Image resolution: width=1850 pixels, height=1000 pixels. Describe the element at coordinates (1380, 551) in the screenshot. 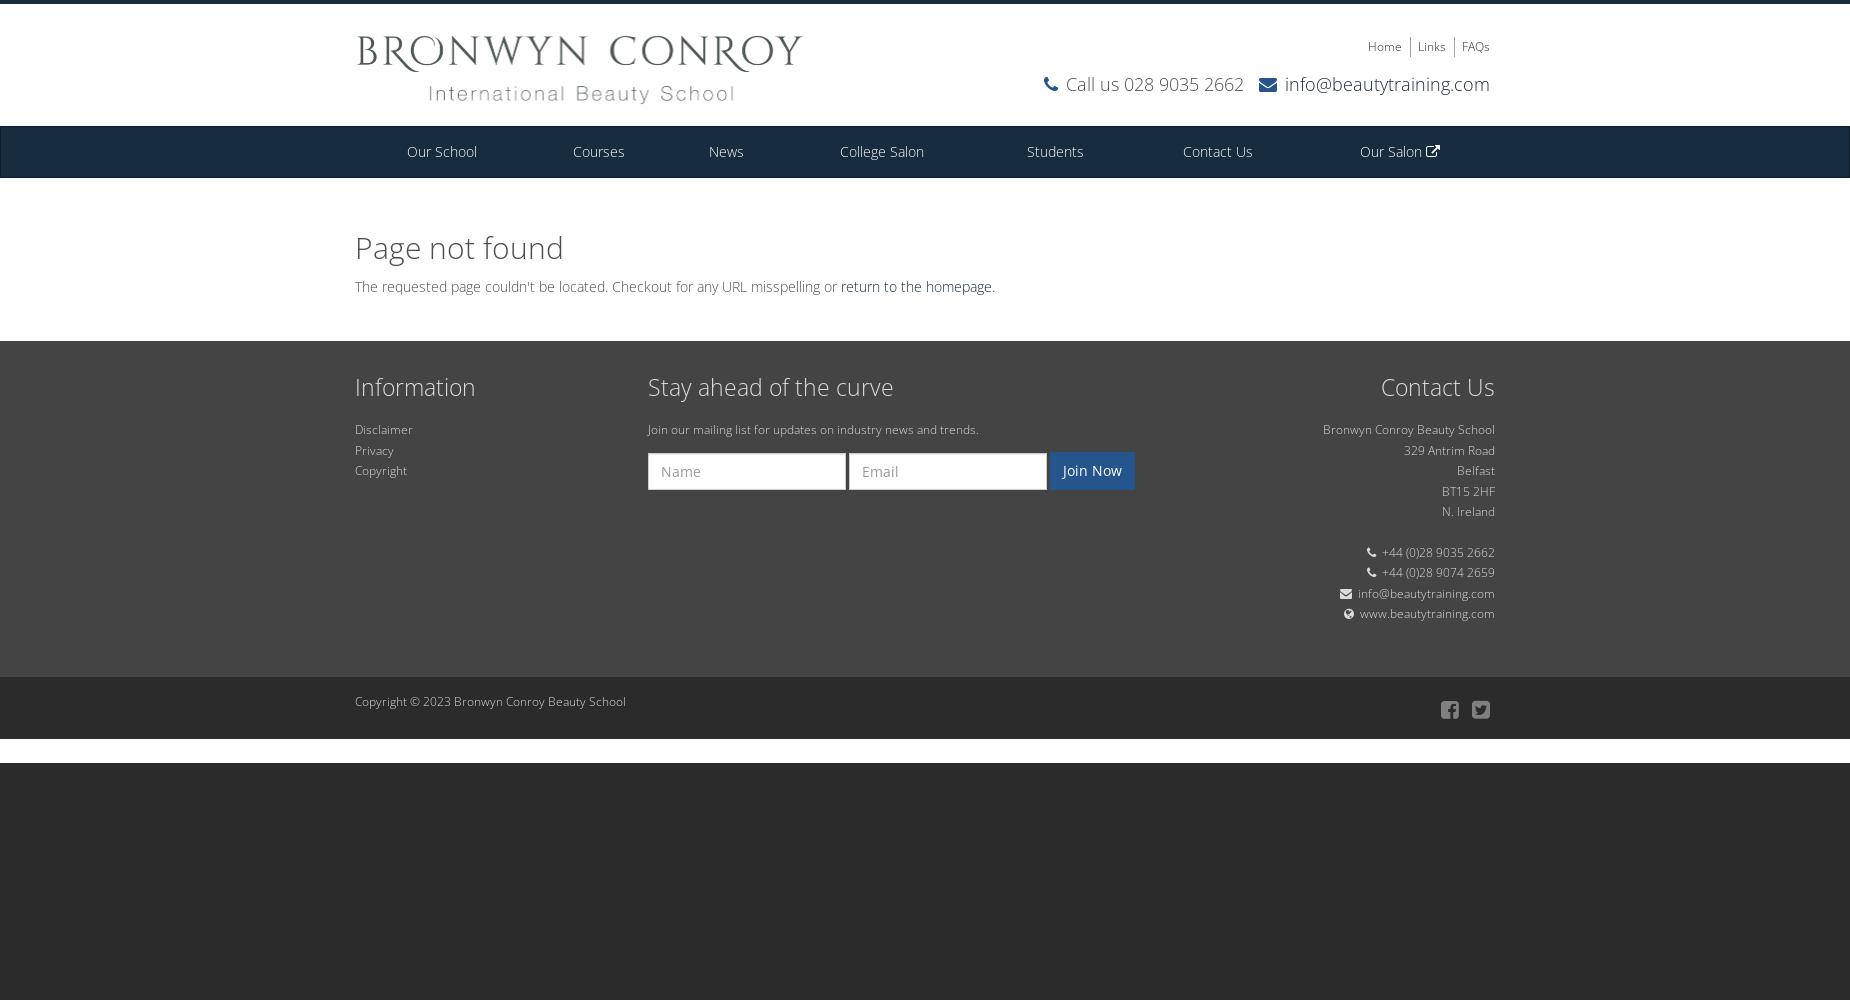

I see `'+44 (0)28 9035 2662'` at that location.